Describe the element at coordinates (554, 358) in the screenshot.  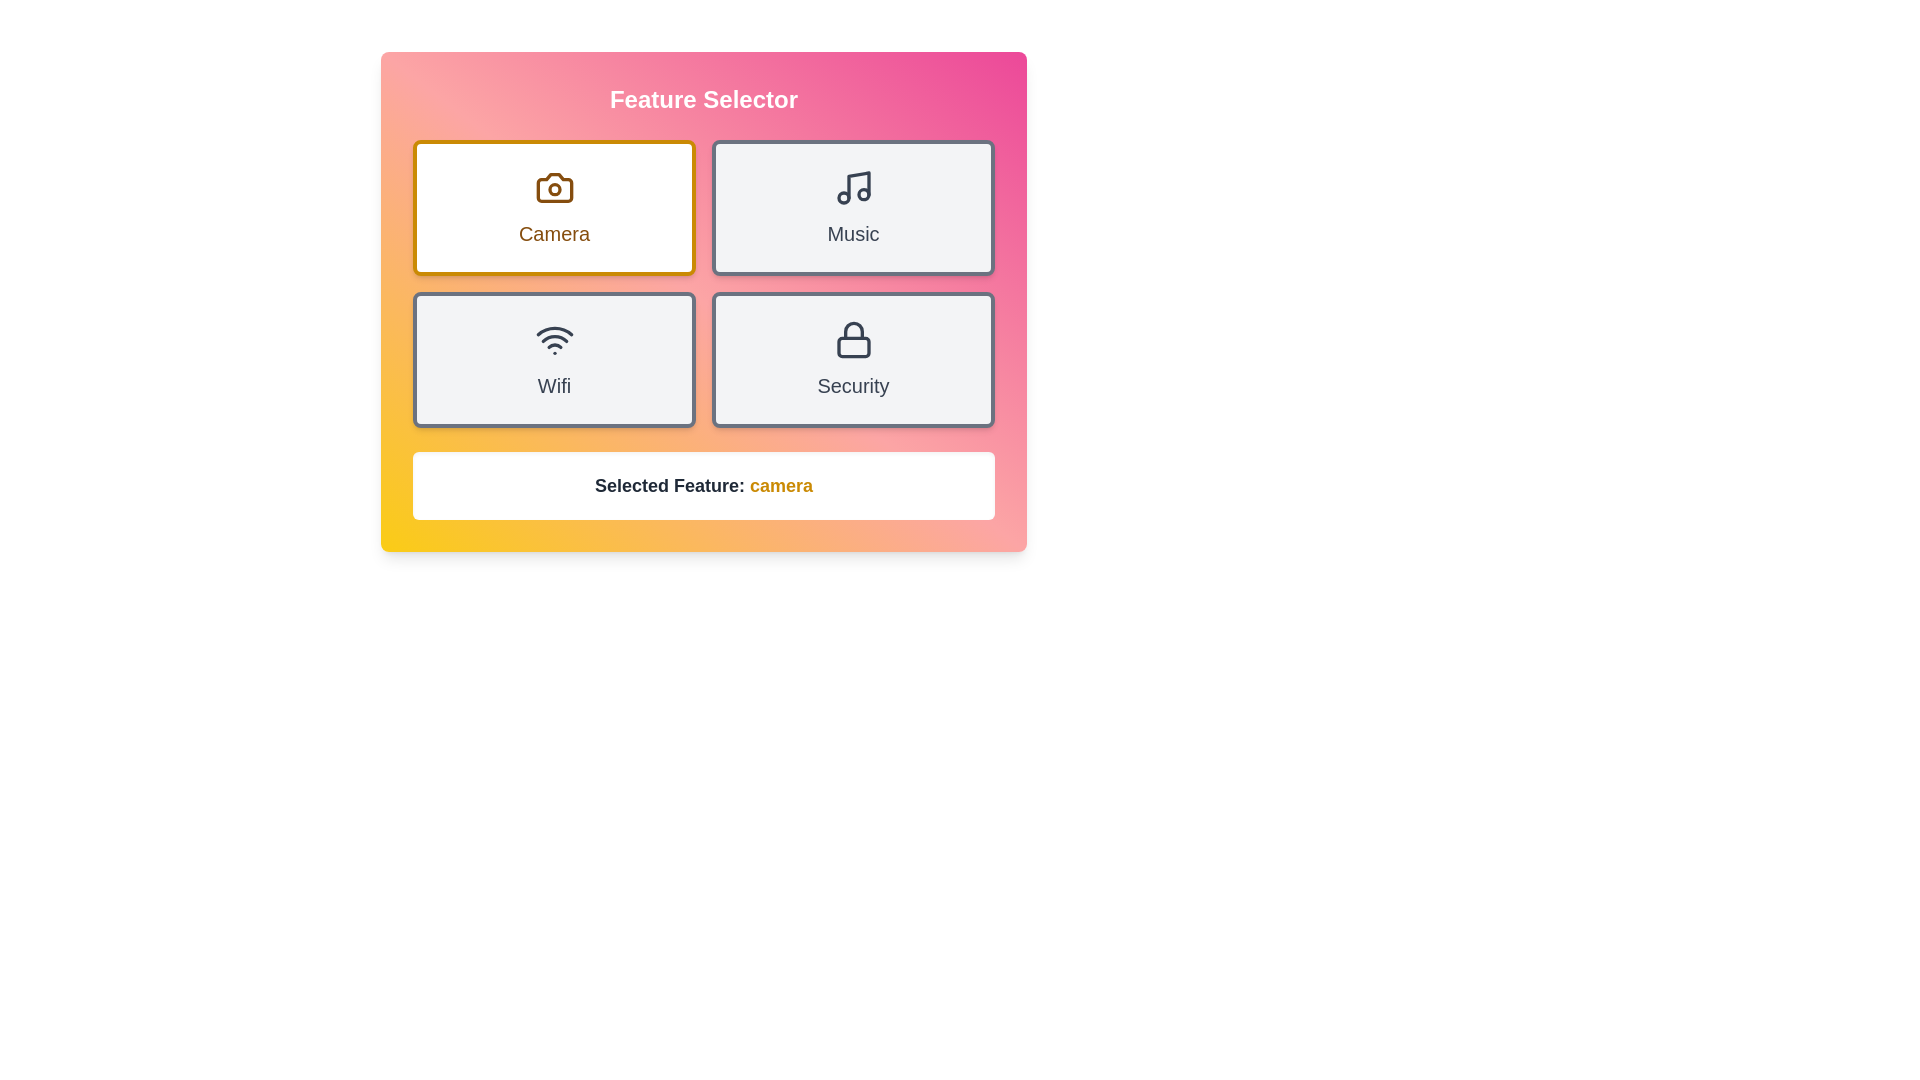
I see `the WiFi button, which has a light gray background and dark gray border, to observe any visual effects` at that location.